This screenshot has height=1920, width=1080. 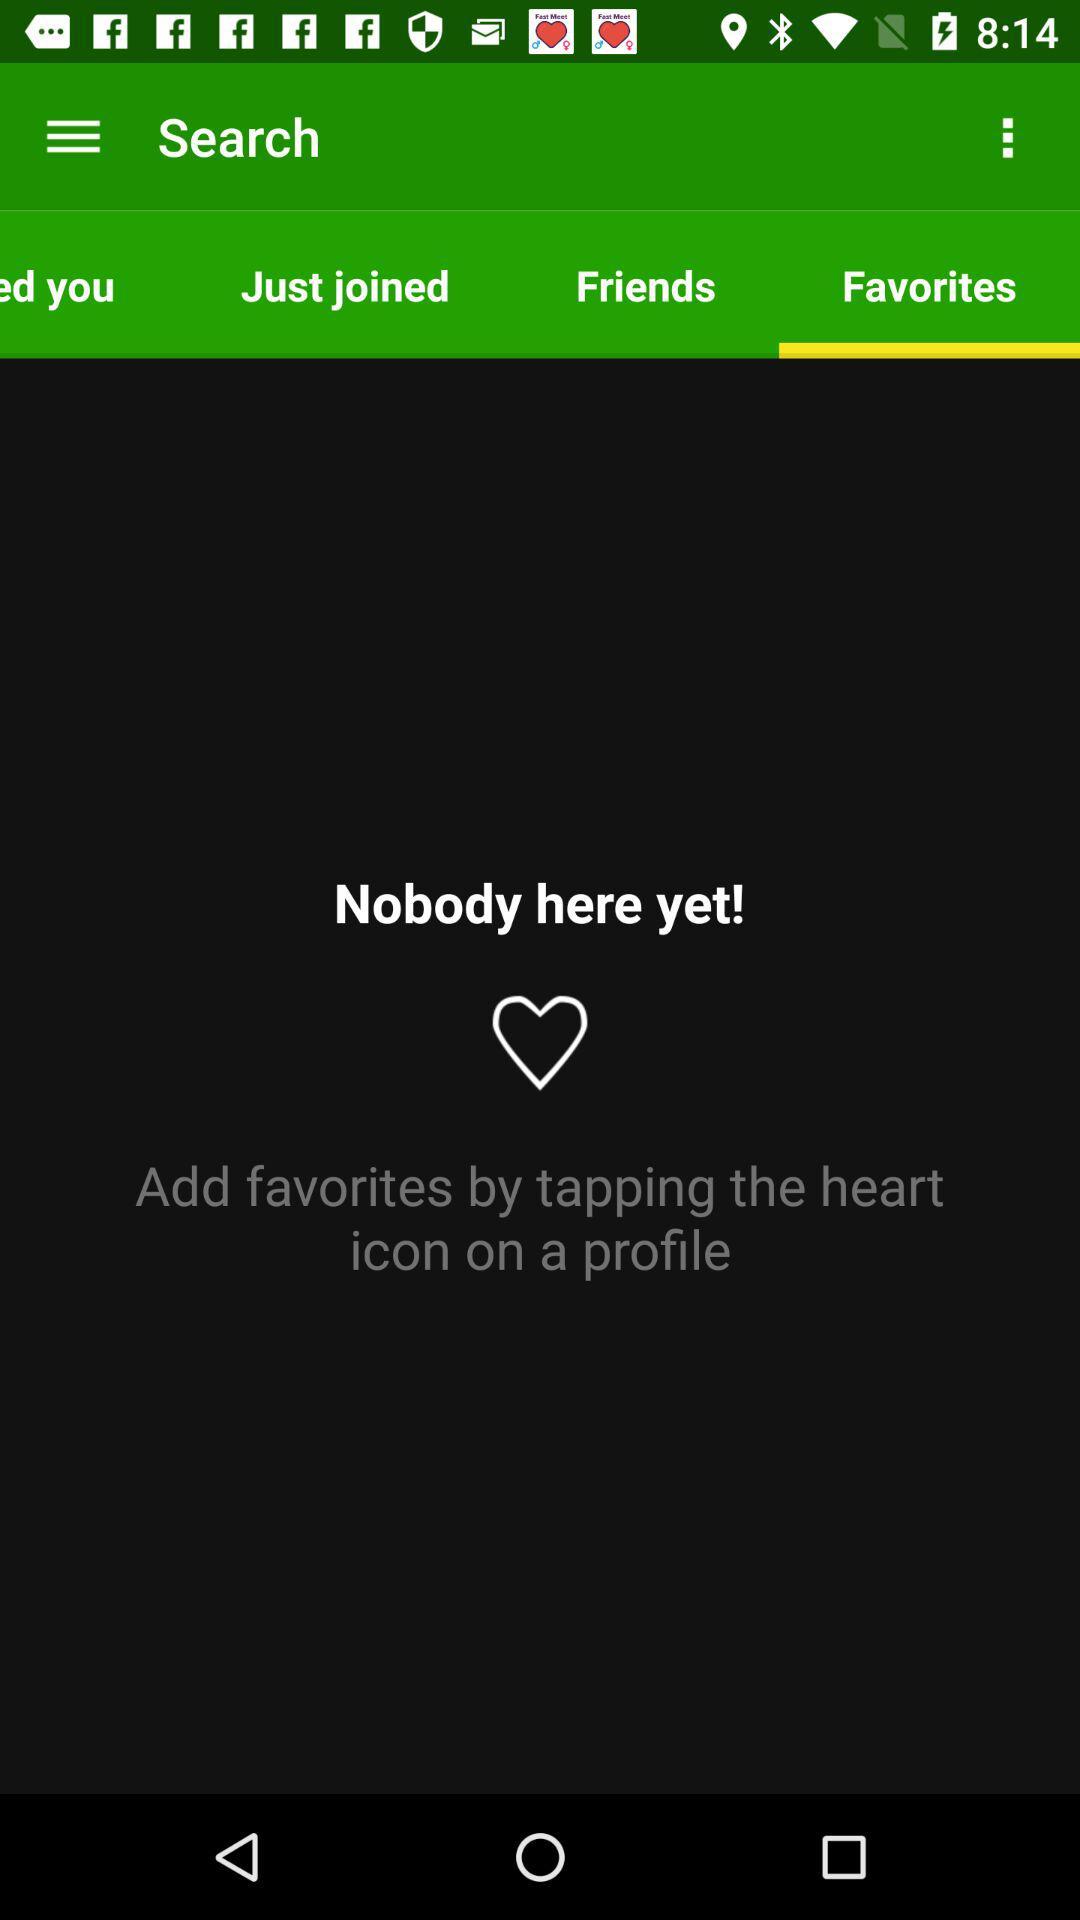 I want to click on the icon to the left of the search item, so click(x=72, y=135).